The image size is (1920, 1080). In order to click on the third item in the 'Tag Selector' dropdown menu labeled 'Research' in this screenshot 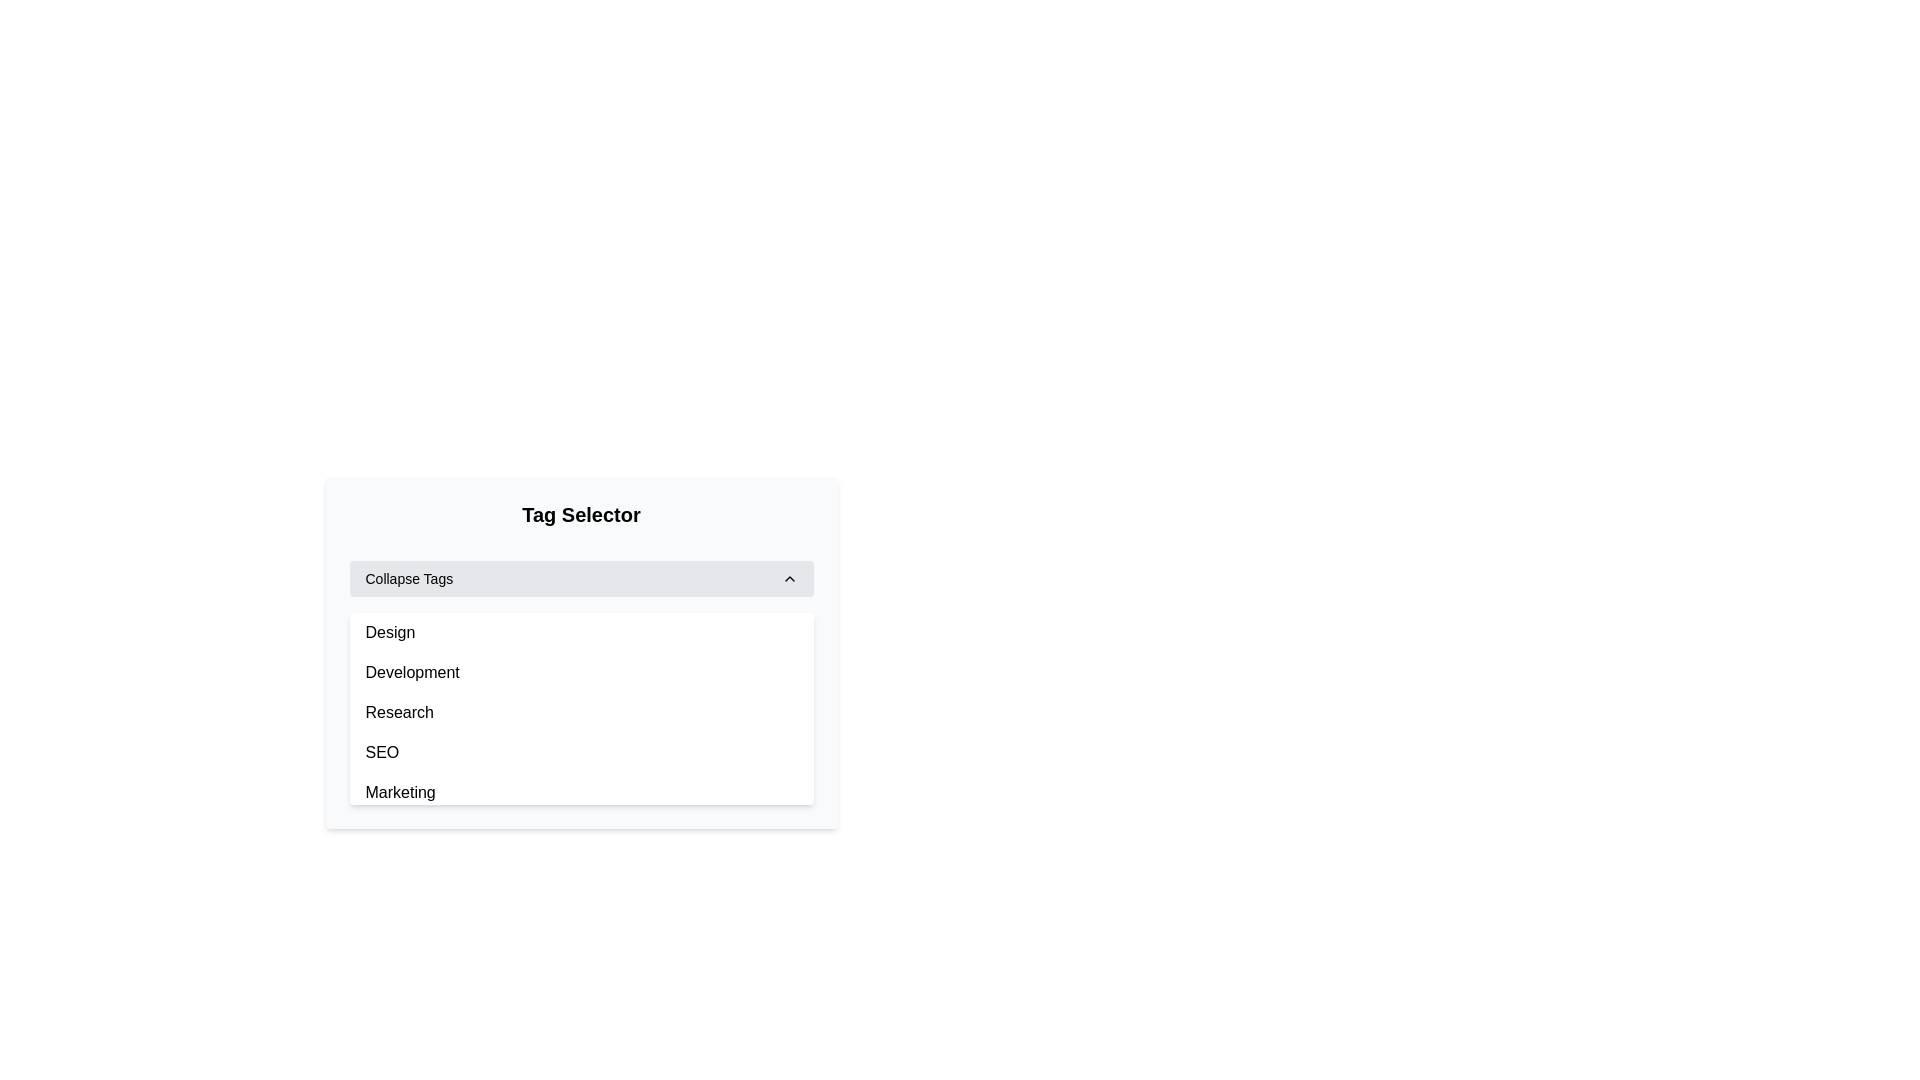, I will do `click(399, 712)`.